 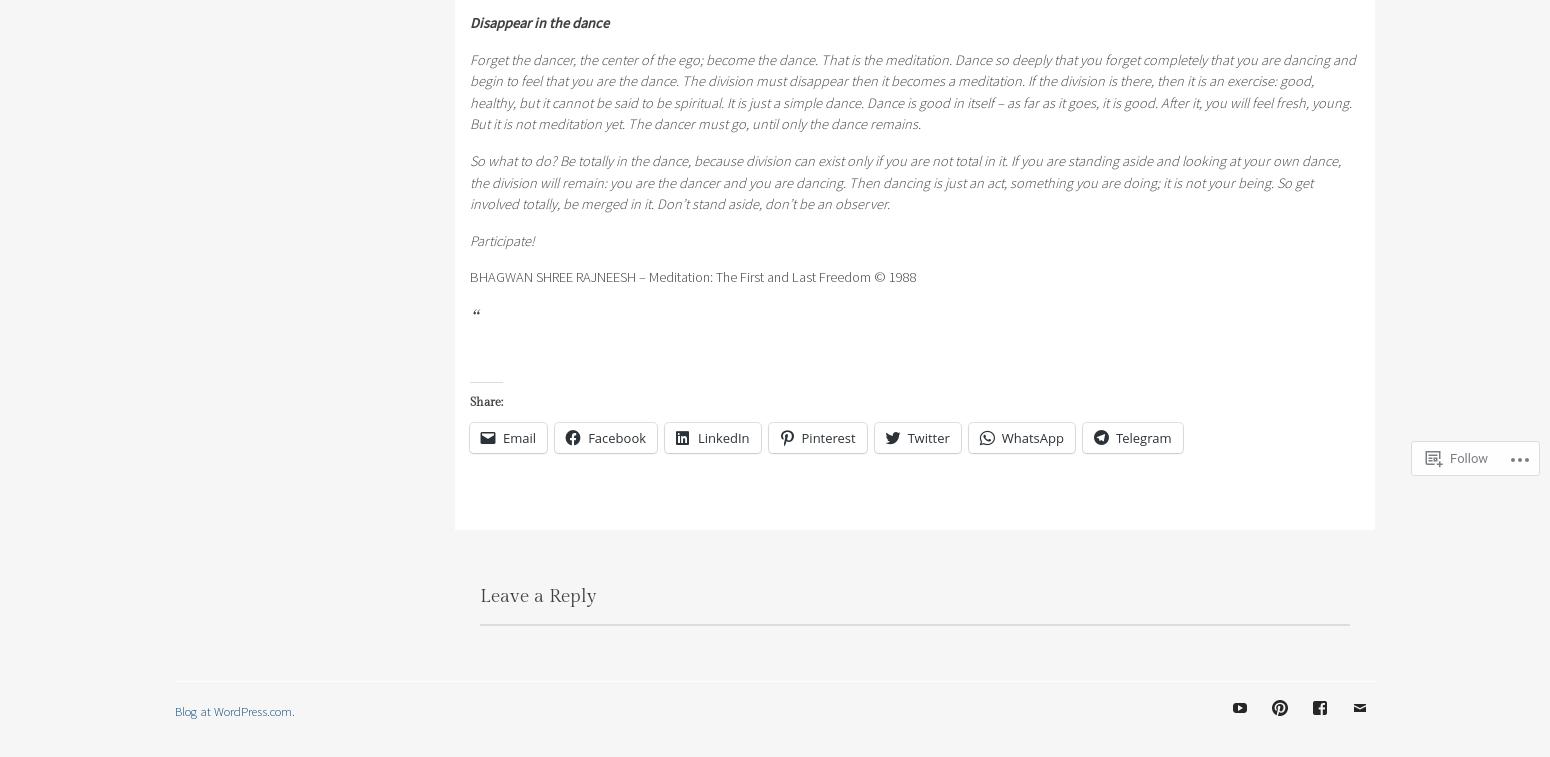 What do you see at coordinates (468, 159) in the screenshot?
I see `'So what to do? Be totally in the dance, because division can exist only if you are not total in it. If you are standing'` at bounding box center [468, 159].